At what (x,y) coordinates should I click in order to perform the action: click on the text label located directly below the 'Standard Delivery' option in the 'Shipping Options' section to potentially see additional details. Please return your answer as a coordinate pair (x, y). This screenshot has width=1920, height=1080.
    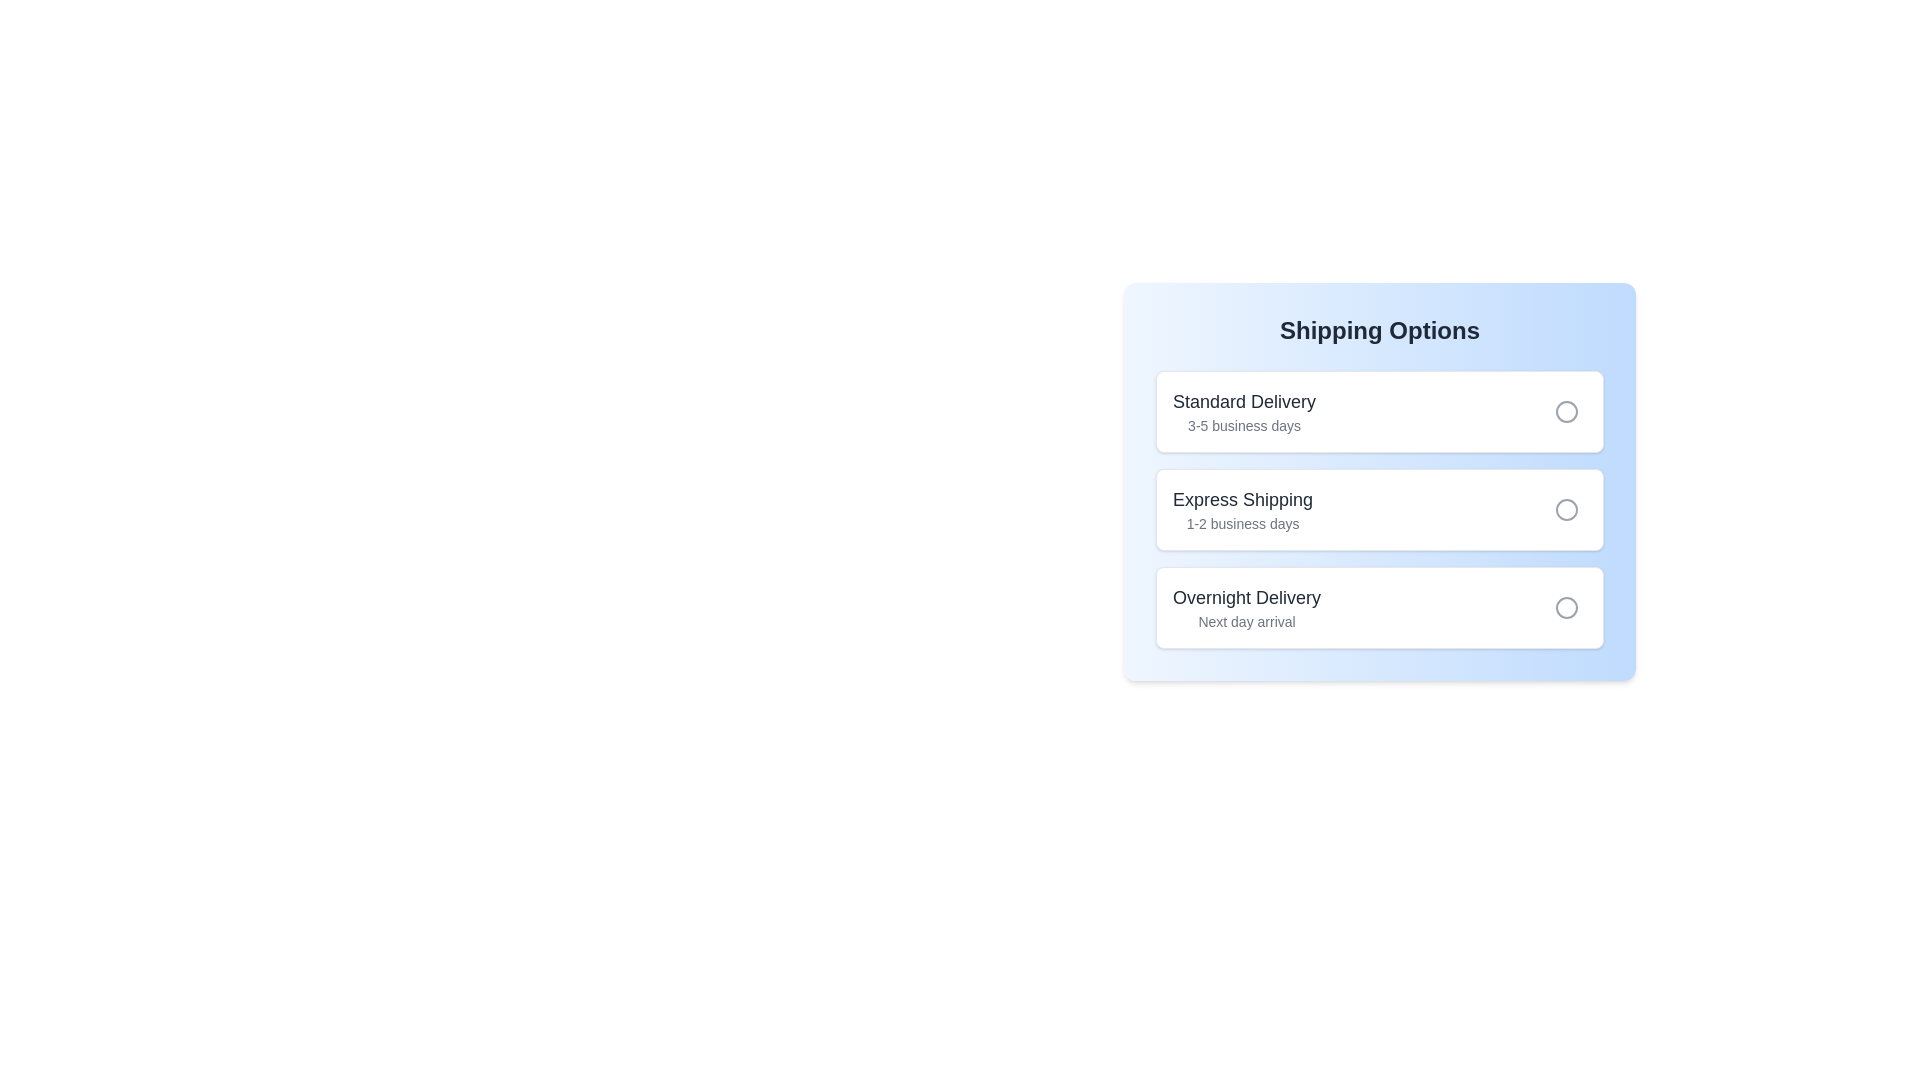
    Looking at the image, I should click on (1243, 424).